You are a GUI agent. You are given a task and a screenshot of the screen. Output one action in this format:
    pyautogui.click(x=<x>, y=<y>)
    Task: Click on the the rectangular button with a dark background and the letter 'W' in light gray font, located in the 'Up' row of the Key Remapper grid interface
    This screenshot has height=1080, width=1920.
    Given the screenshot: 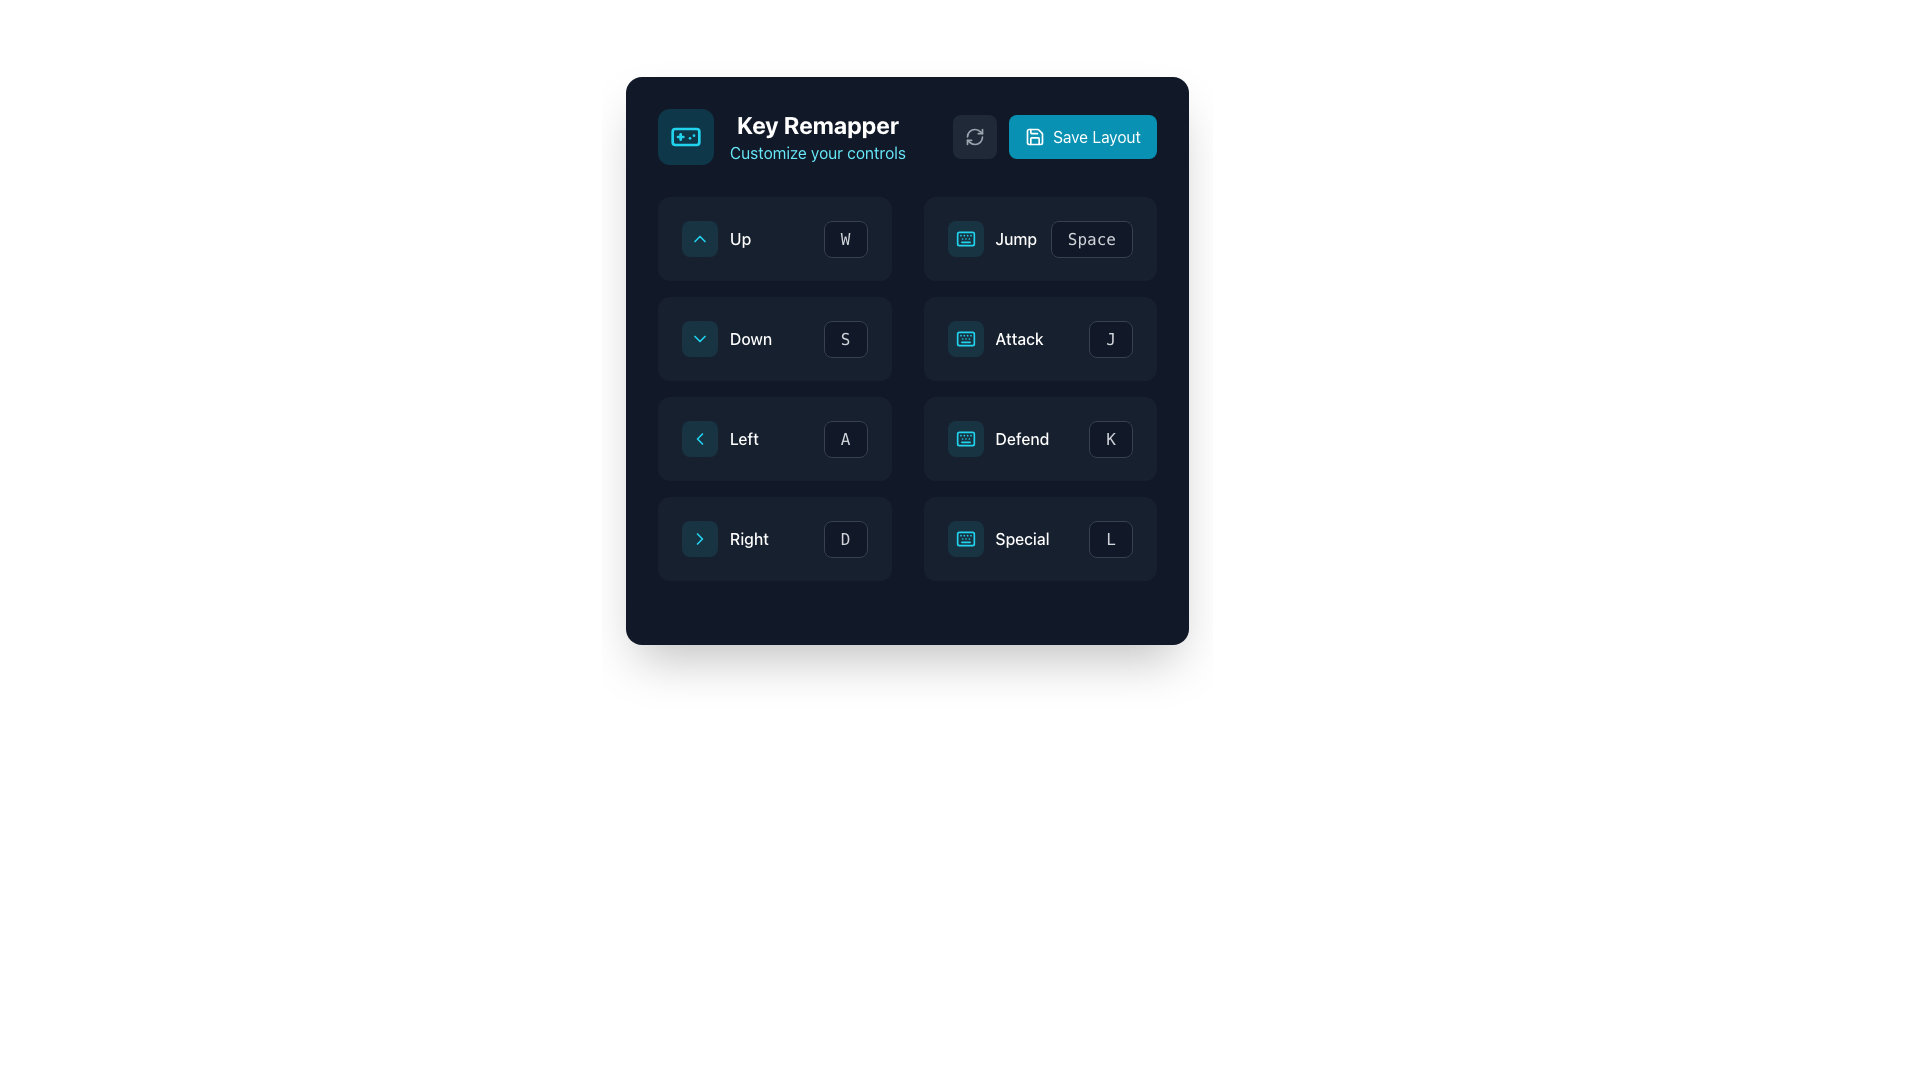 What is the action you would take?
    pyautogui.click(x=845, y=238)
    